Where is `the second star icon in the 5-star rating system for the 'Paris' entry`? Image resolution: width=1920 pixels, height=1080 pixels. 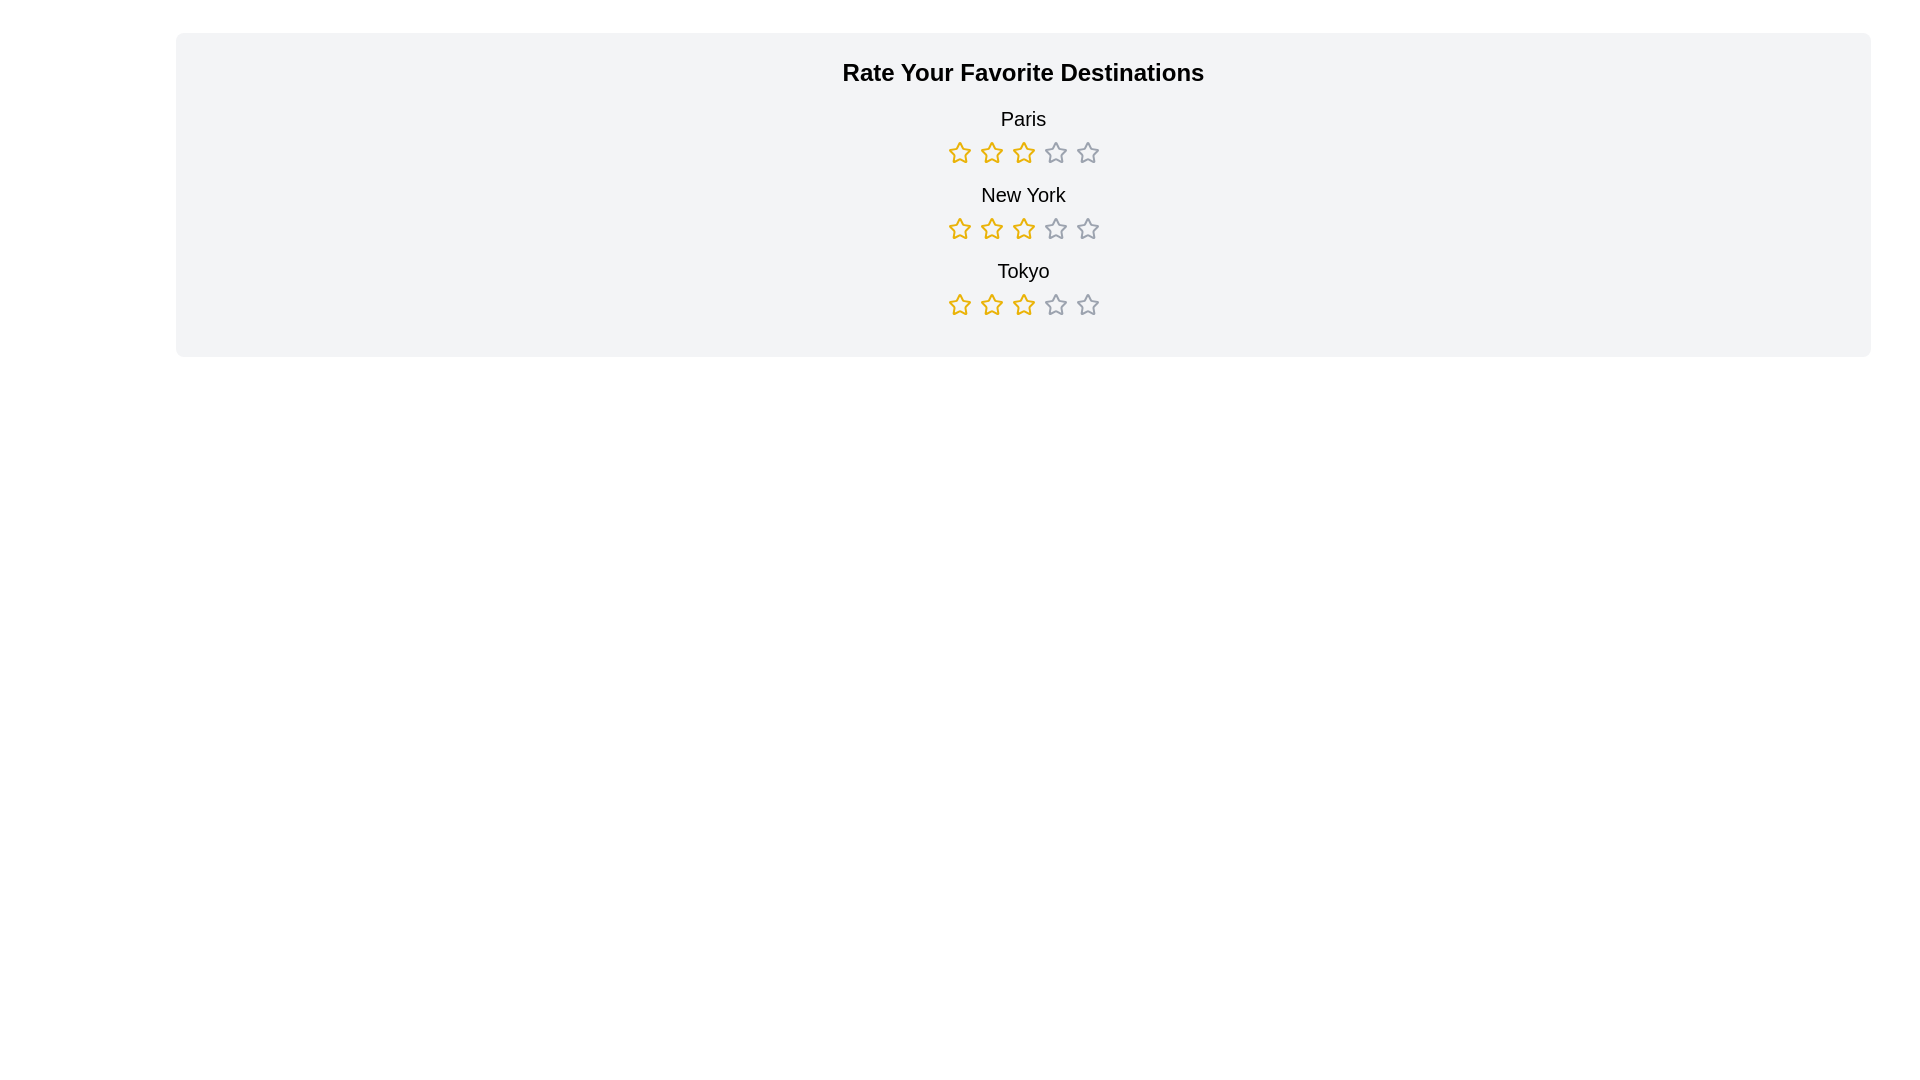 the second star icon in the 5-star rating system for the 'Paris' entry is located at coordinates (991, 151).